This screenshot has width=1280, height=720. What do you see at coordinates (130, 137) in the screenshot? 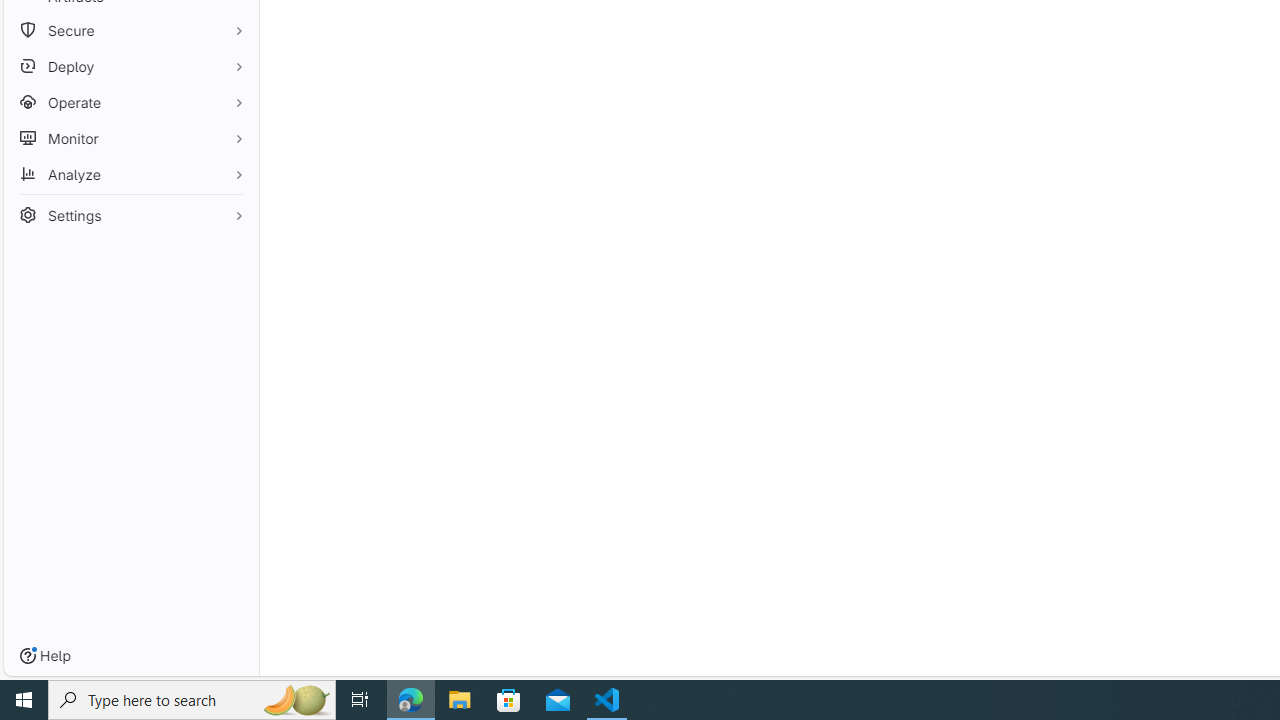
I see `'Monitor'` at bounding box center [130, 137].